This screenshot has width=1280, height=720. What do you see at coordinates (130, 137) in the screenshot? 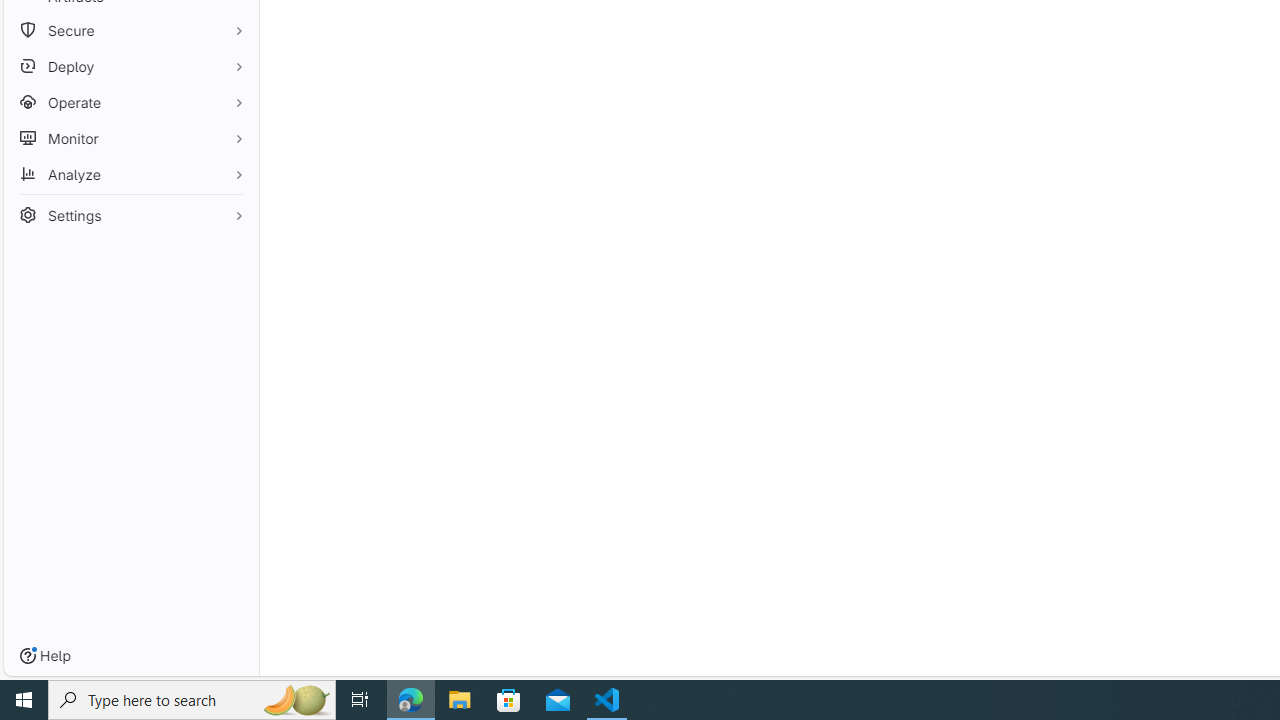
I see `'Monitor'` at bounding box center [130, 137].